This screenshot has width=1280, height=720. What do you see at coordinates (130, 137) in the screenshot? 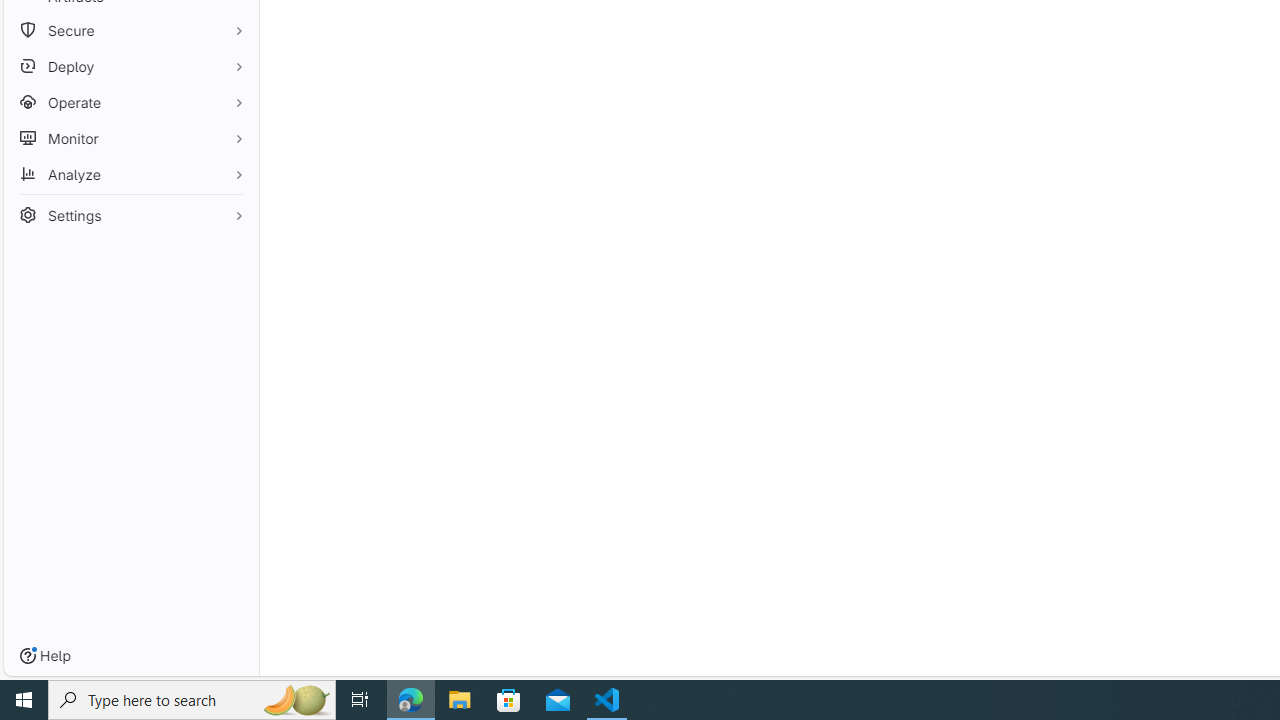
I see `'Monitor'` at bounding box center [130, 137].